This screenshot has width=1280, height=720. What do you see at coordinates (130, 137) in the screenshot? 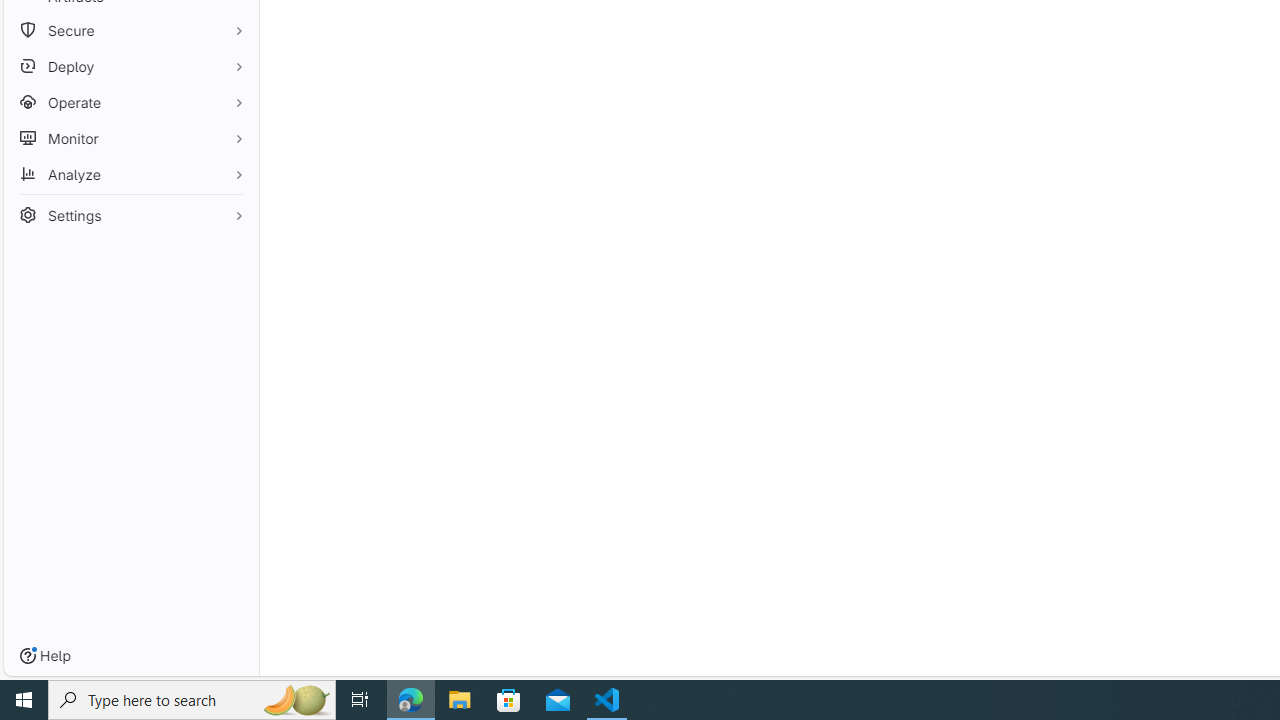
I see `'Monitor'` at bounding box center [130, 137].